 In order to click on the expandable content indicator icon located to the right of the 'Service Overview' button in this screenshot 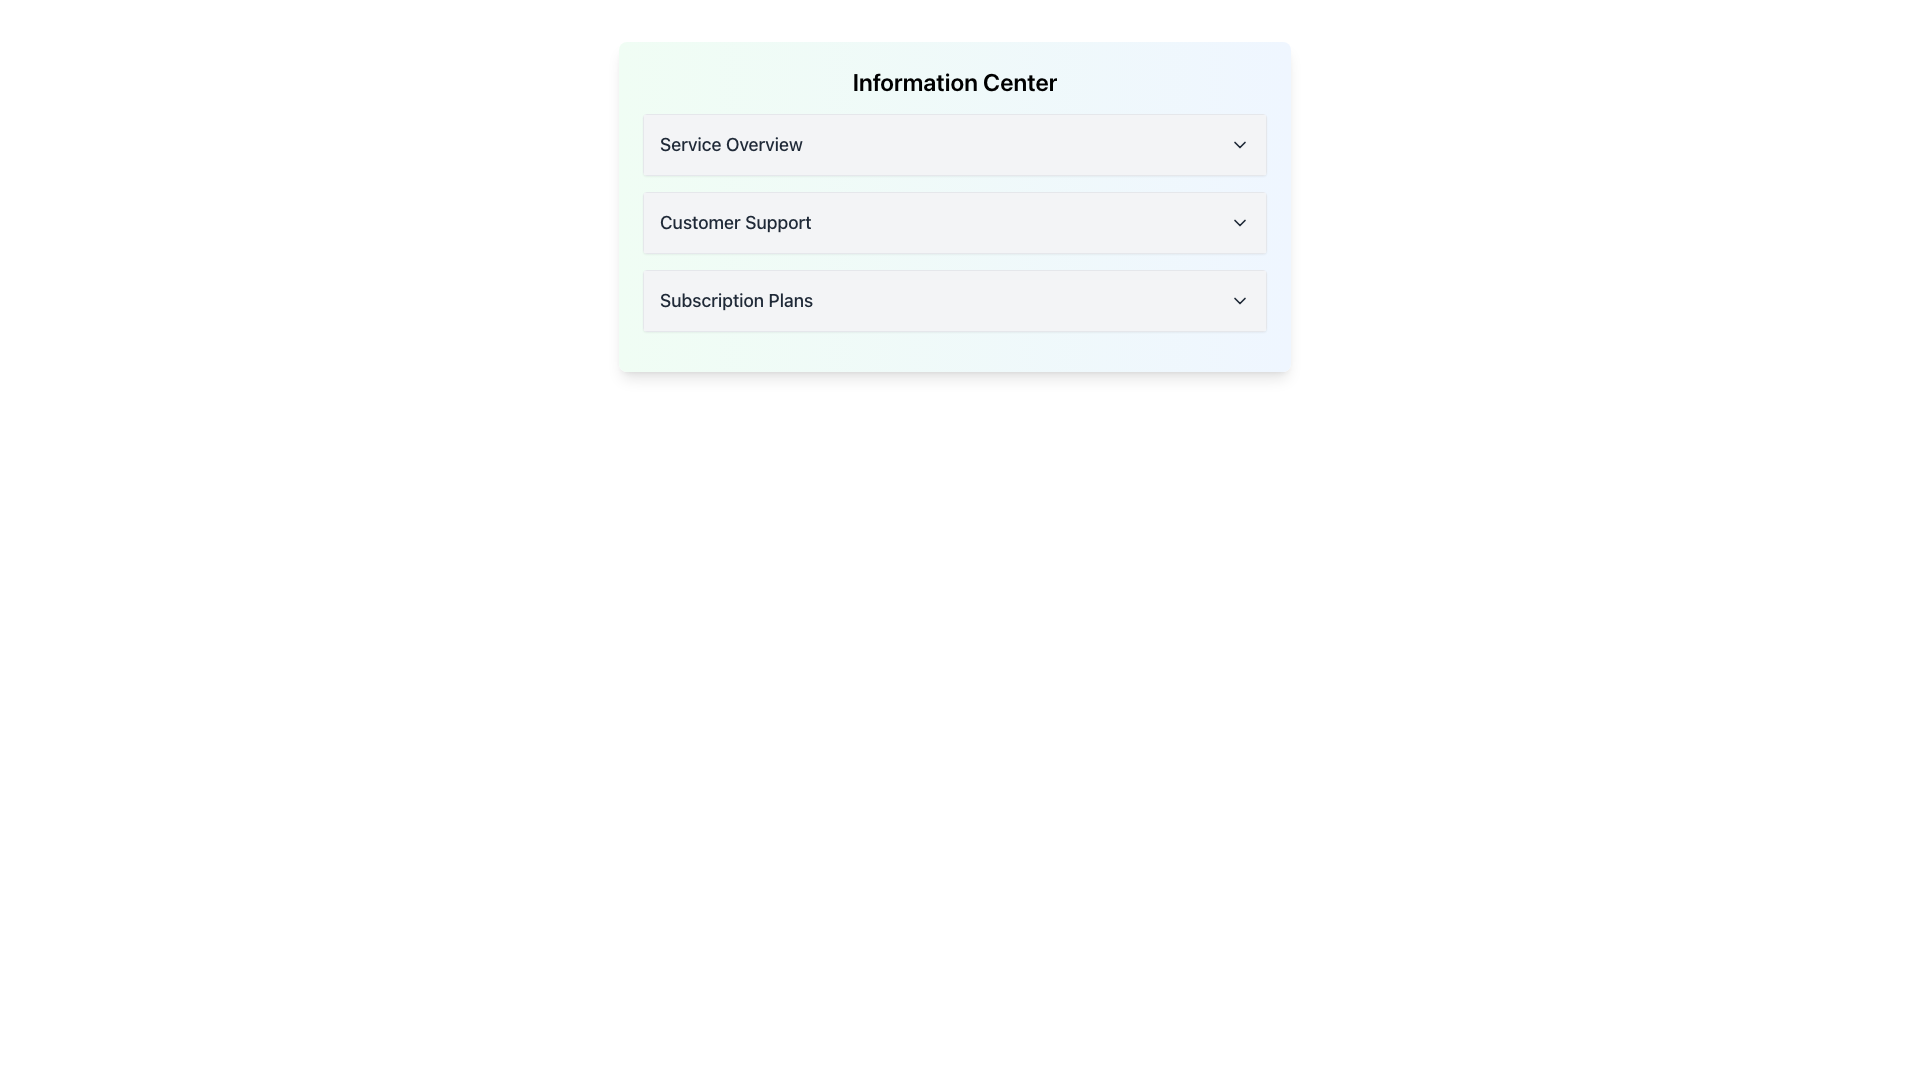, I will do `click(1238, 144)`.